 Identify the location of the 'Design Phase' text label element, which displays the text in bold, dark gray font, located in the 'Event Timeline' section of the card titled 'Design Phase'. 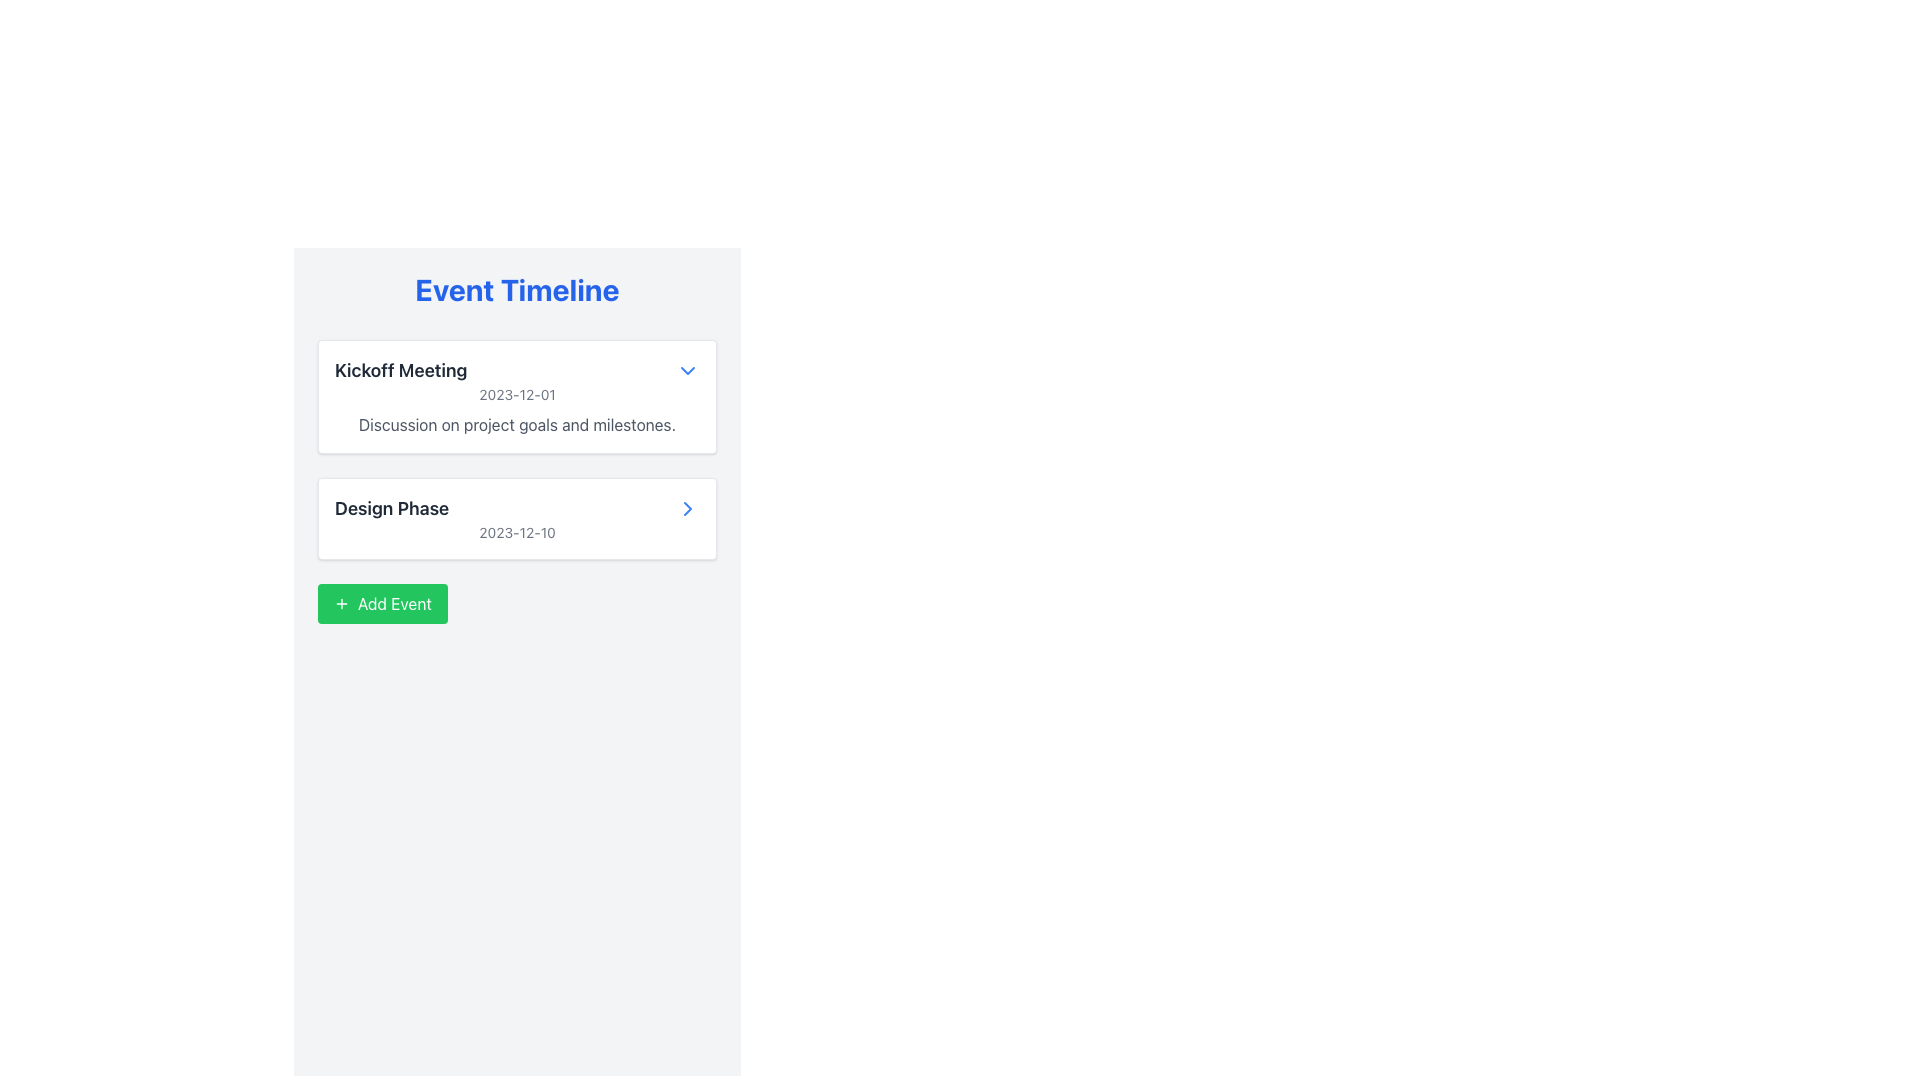
(392, 508).